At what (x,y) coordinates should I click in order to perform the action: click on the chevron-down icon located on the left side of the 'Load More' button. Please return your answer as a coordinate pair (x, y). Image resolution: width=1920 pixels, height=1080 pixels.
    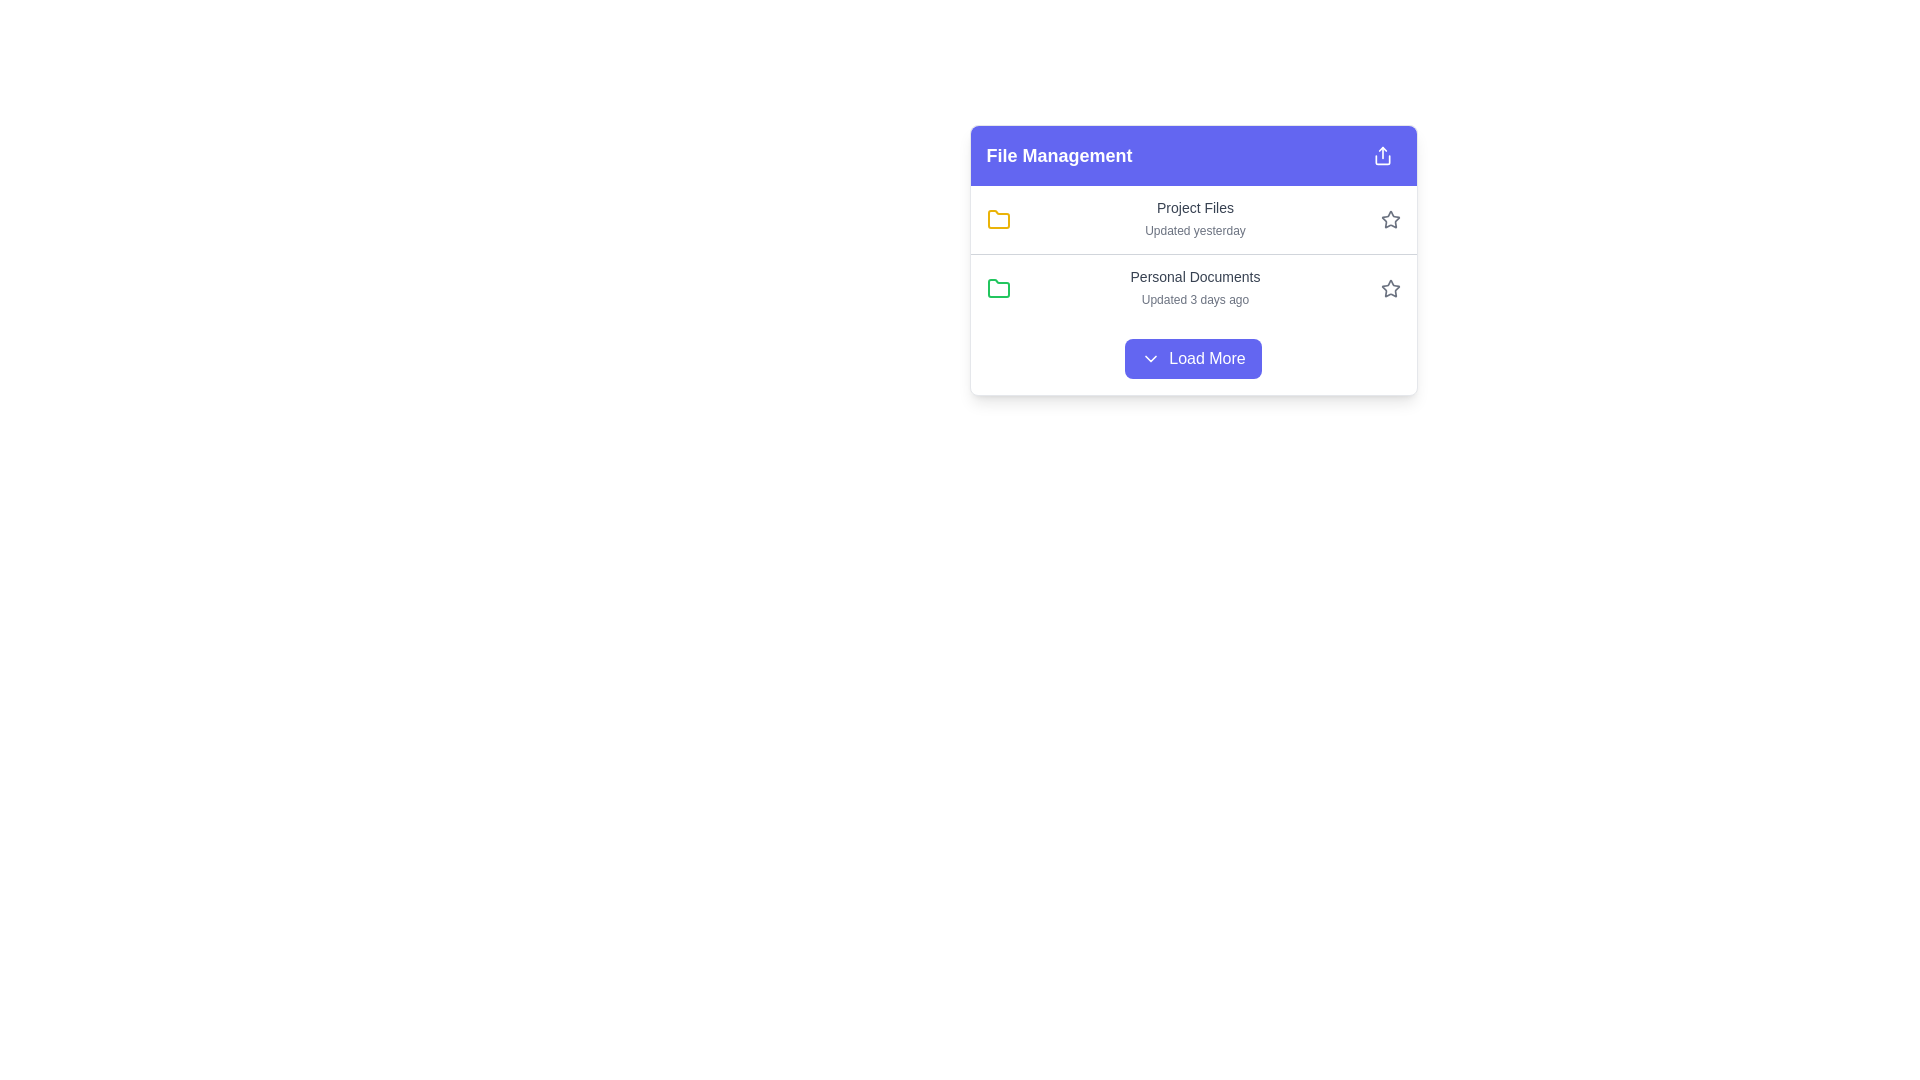
    Looking at the image, I should click on (1151, 357).